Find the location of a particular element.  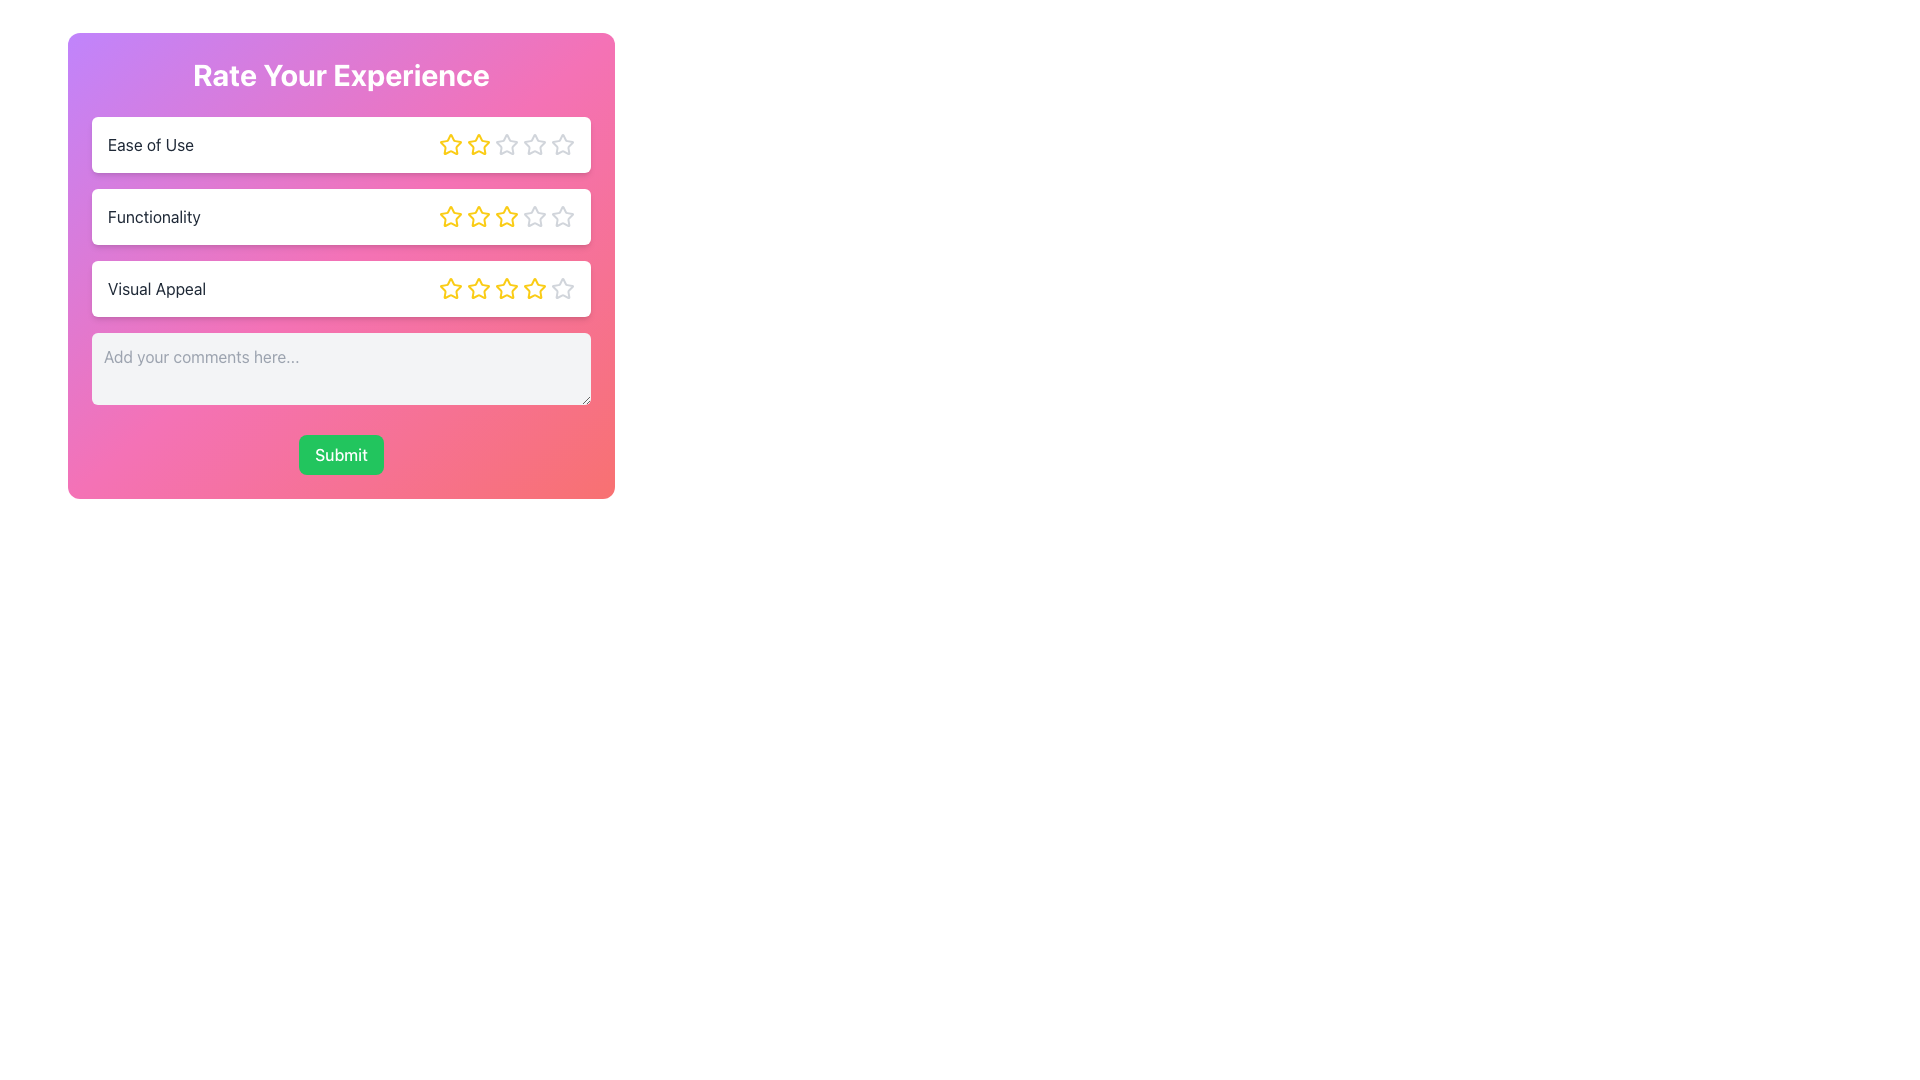

the fifth star icon in the rating system for 'Visual Appeal' is located at coordinates (561, 289).